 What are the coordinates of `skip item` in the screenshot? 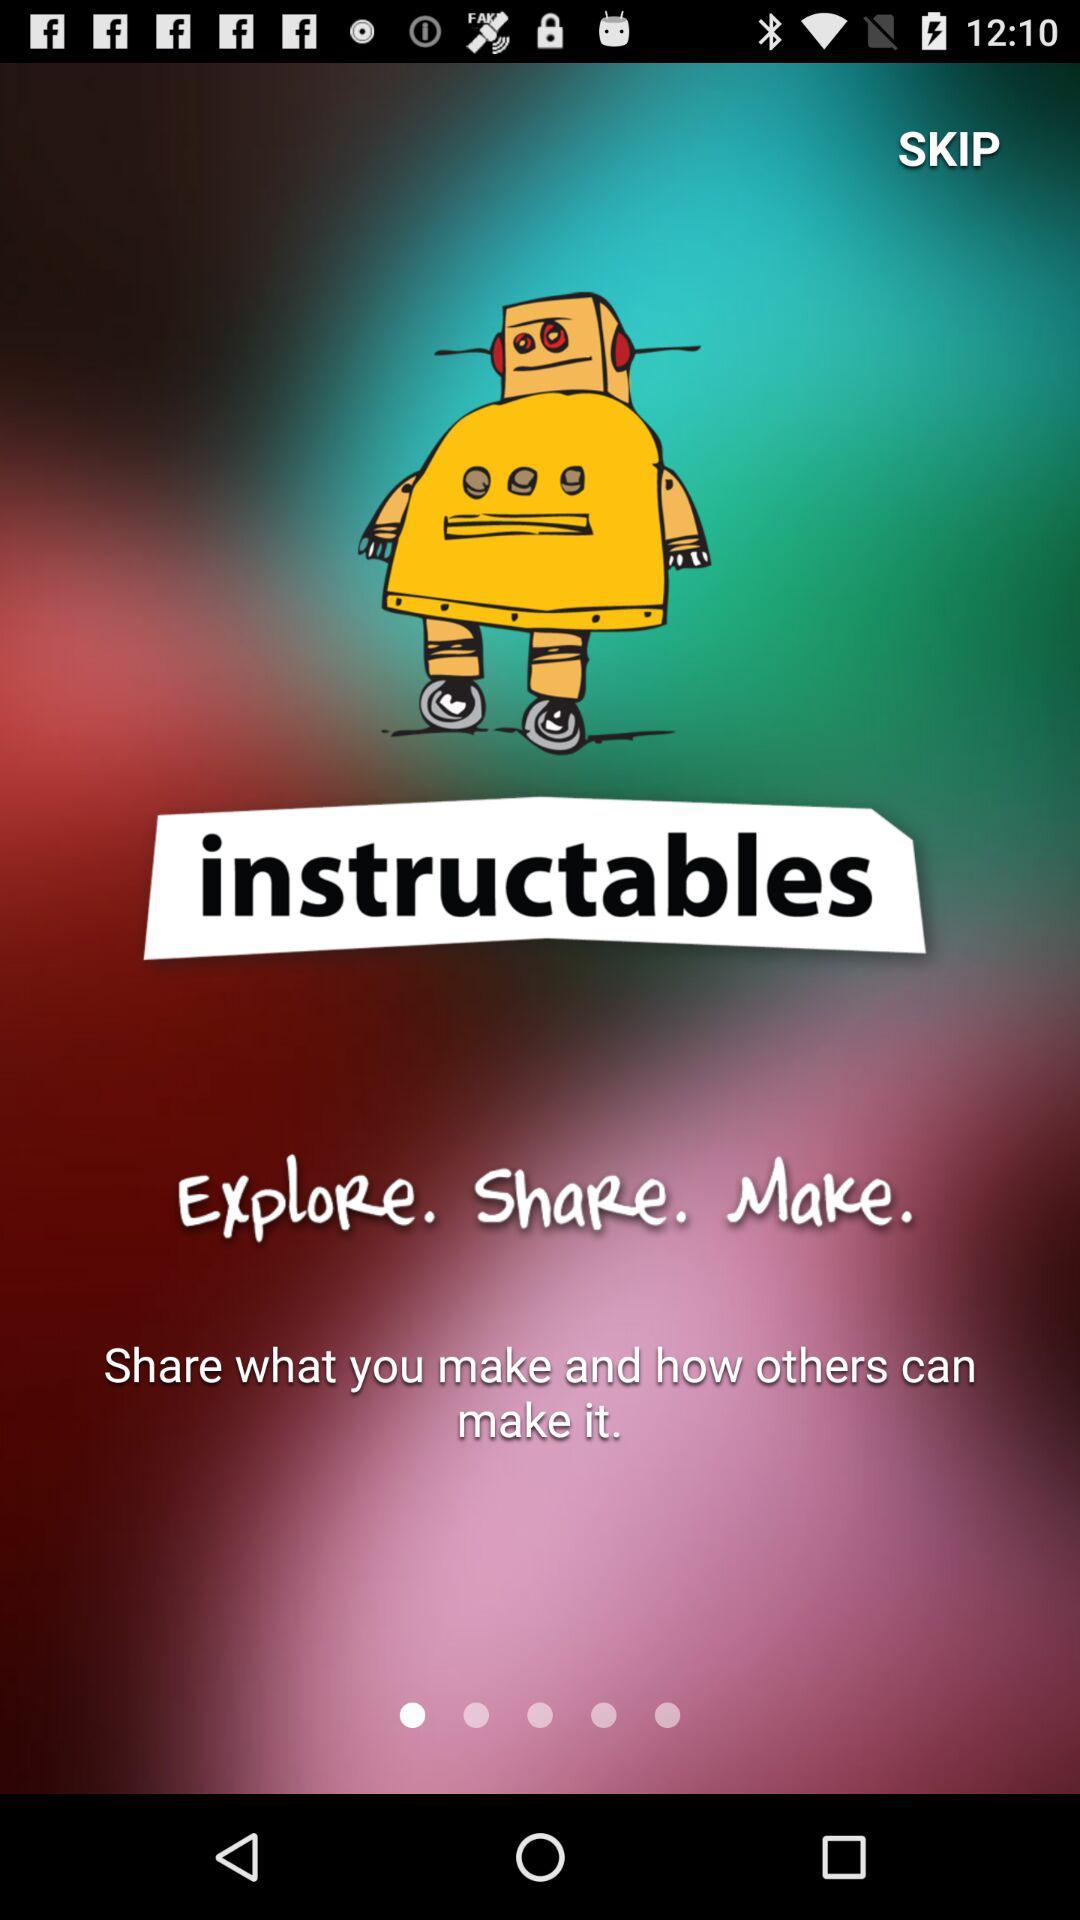 It's located at (948, 146).